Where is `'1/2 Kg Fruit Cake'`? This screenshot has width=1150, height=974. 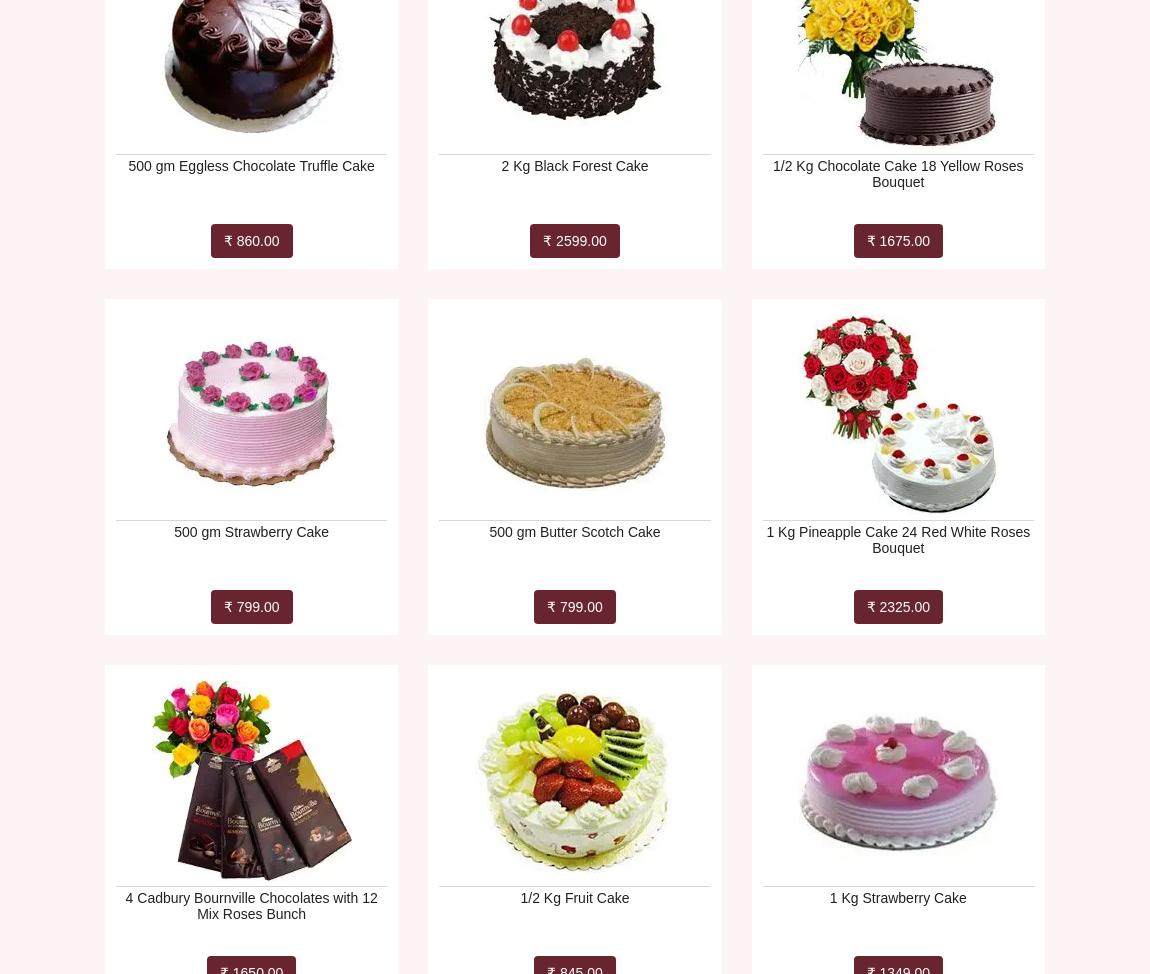
'1/2 Kg Fruit Cake' is located at coordinates (574, 897).